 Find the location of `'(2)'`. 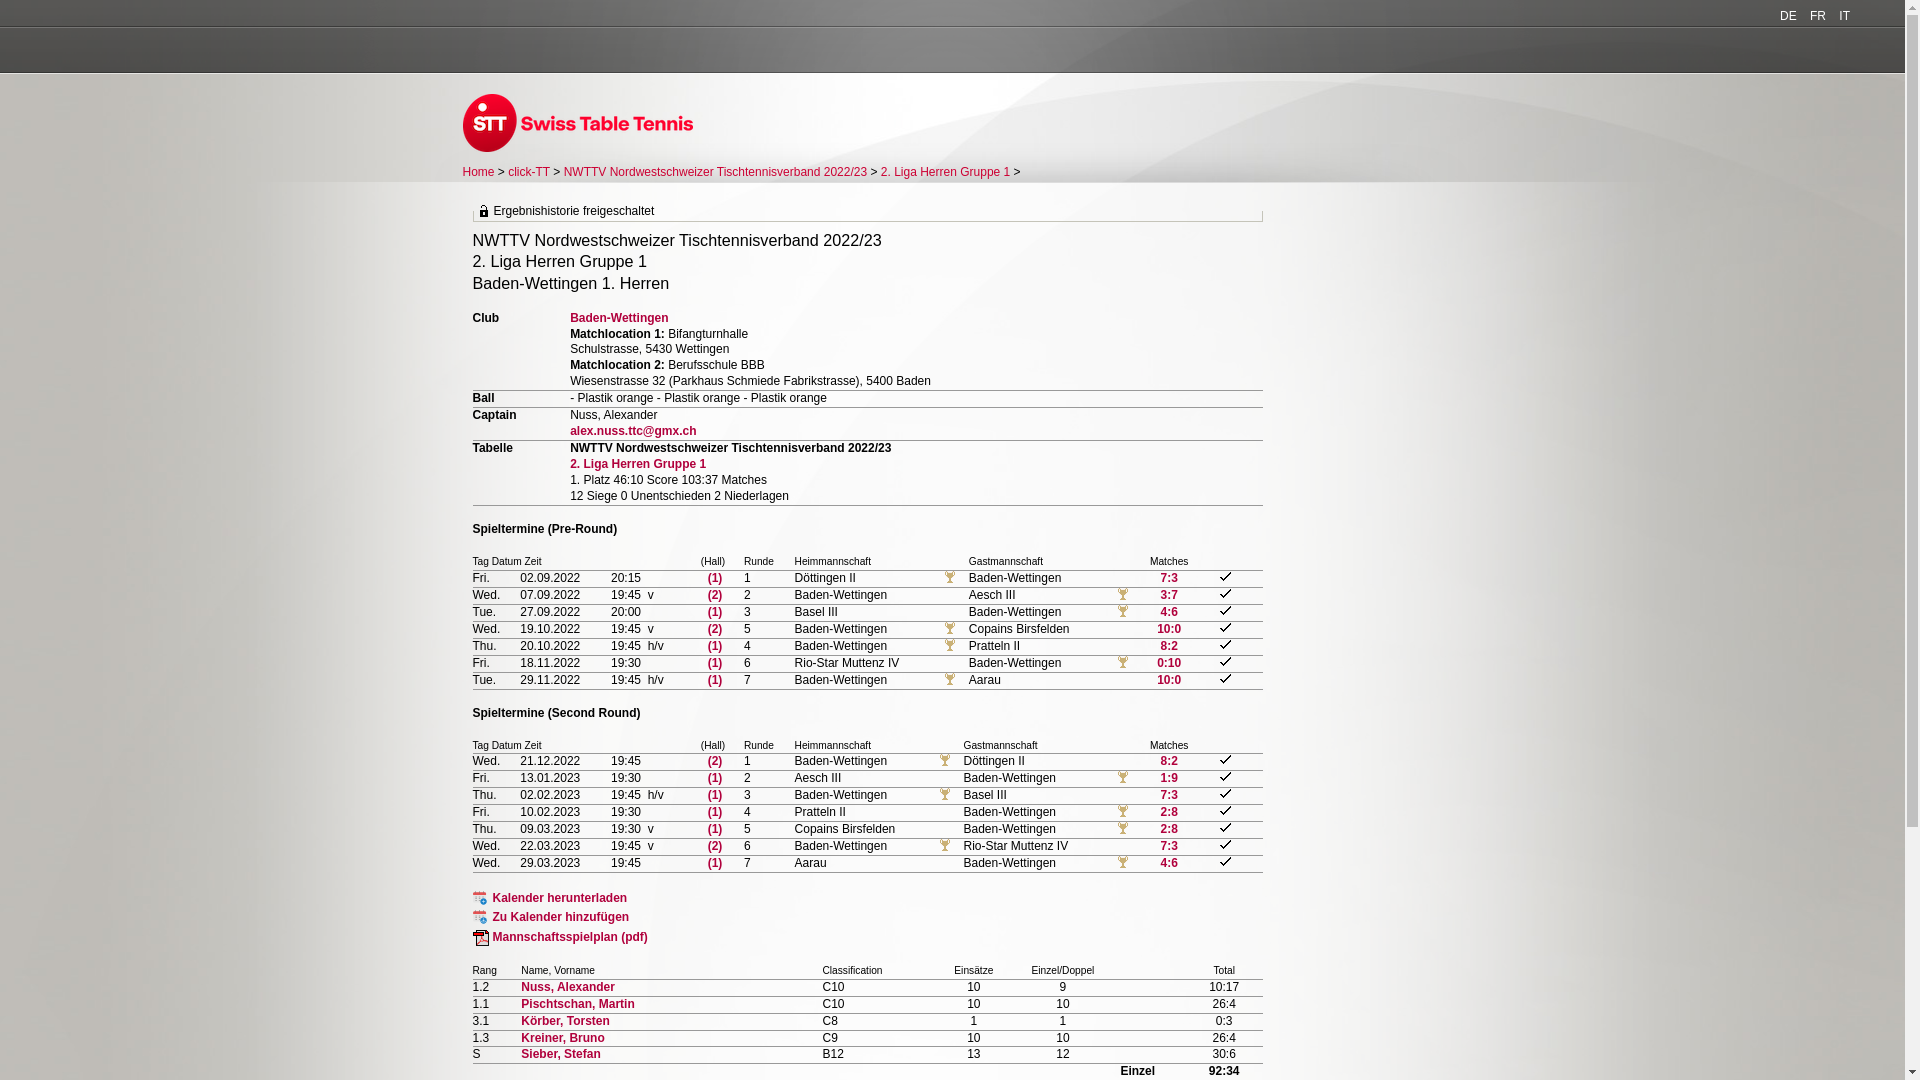

'(2)' is located at coordinates (708, 845).